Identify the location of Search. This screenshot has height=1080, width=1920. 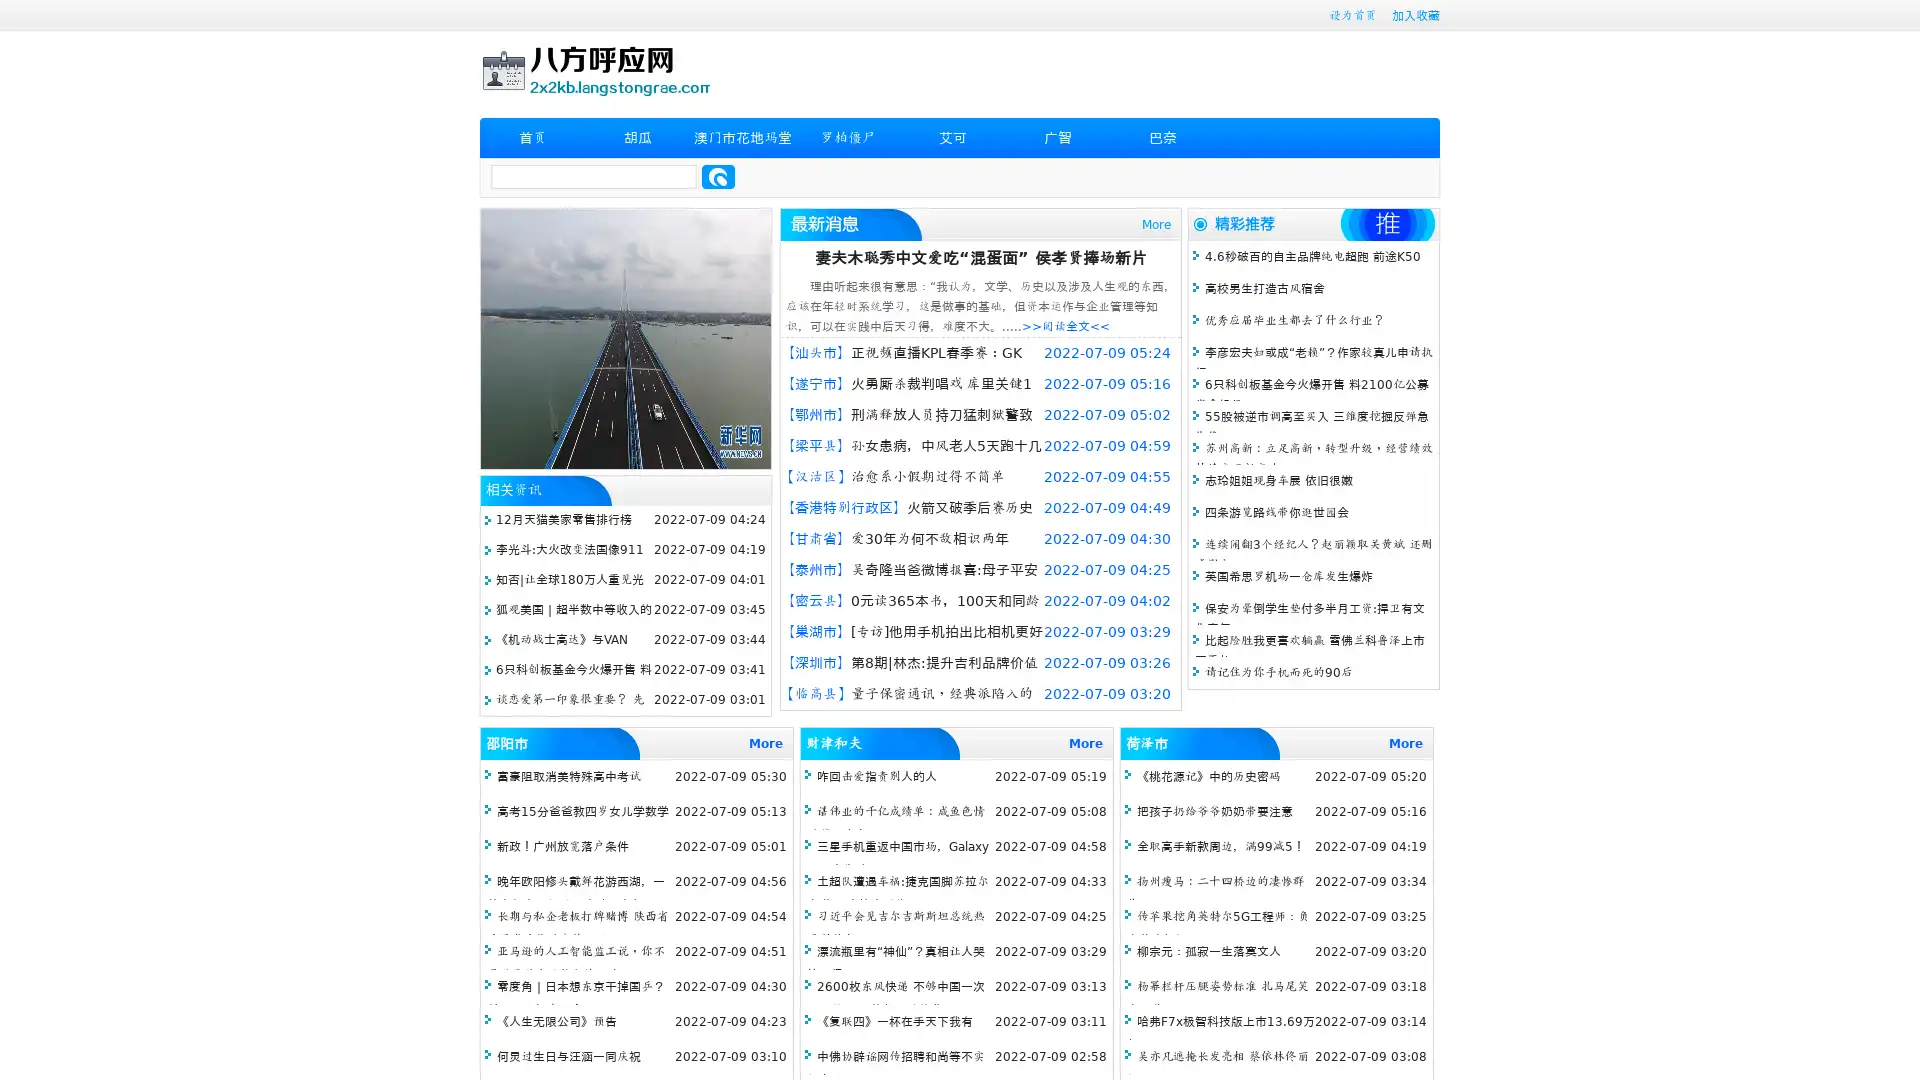
(718, 176).